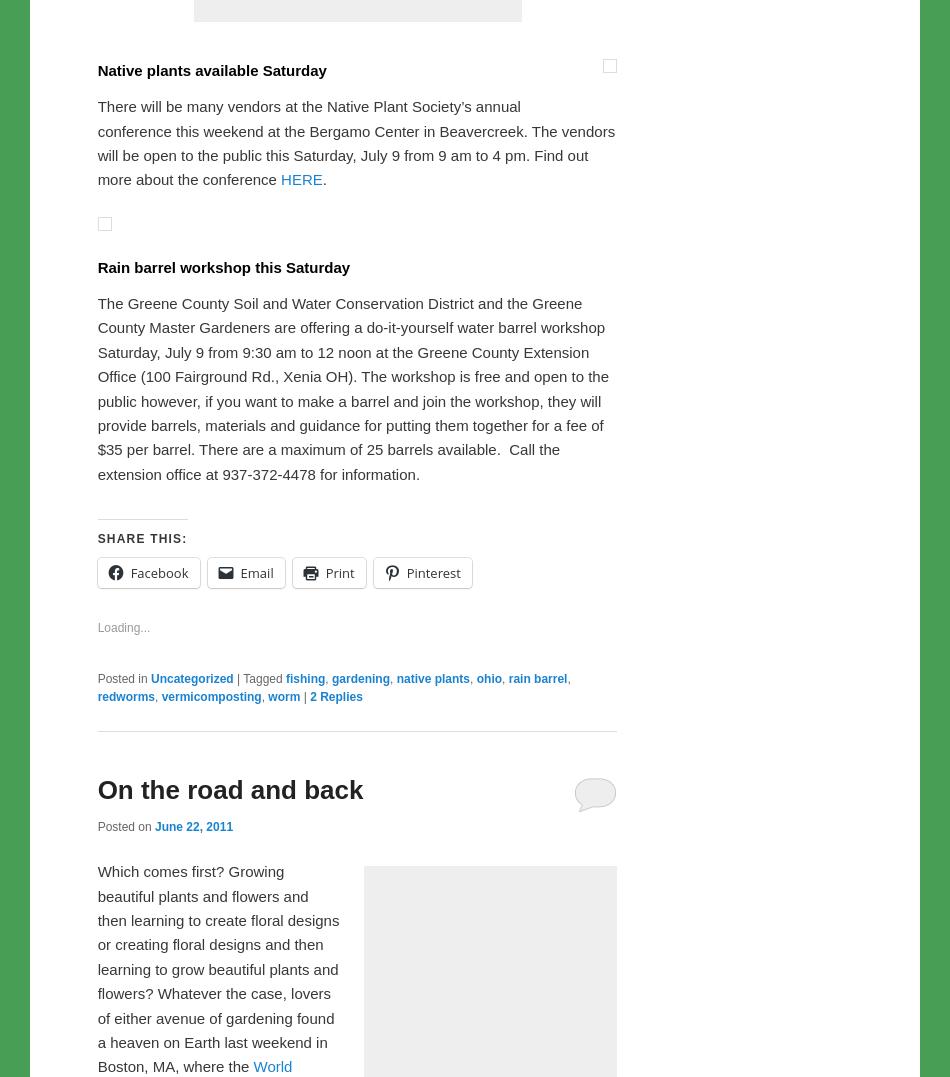 Image resolution: width=950 pixels, height=1077 pixels. Describe the element at coordinates (223, 684) in the screenshot. I see `'Rain barrel workshop this Saturday'` at that location.